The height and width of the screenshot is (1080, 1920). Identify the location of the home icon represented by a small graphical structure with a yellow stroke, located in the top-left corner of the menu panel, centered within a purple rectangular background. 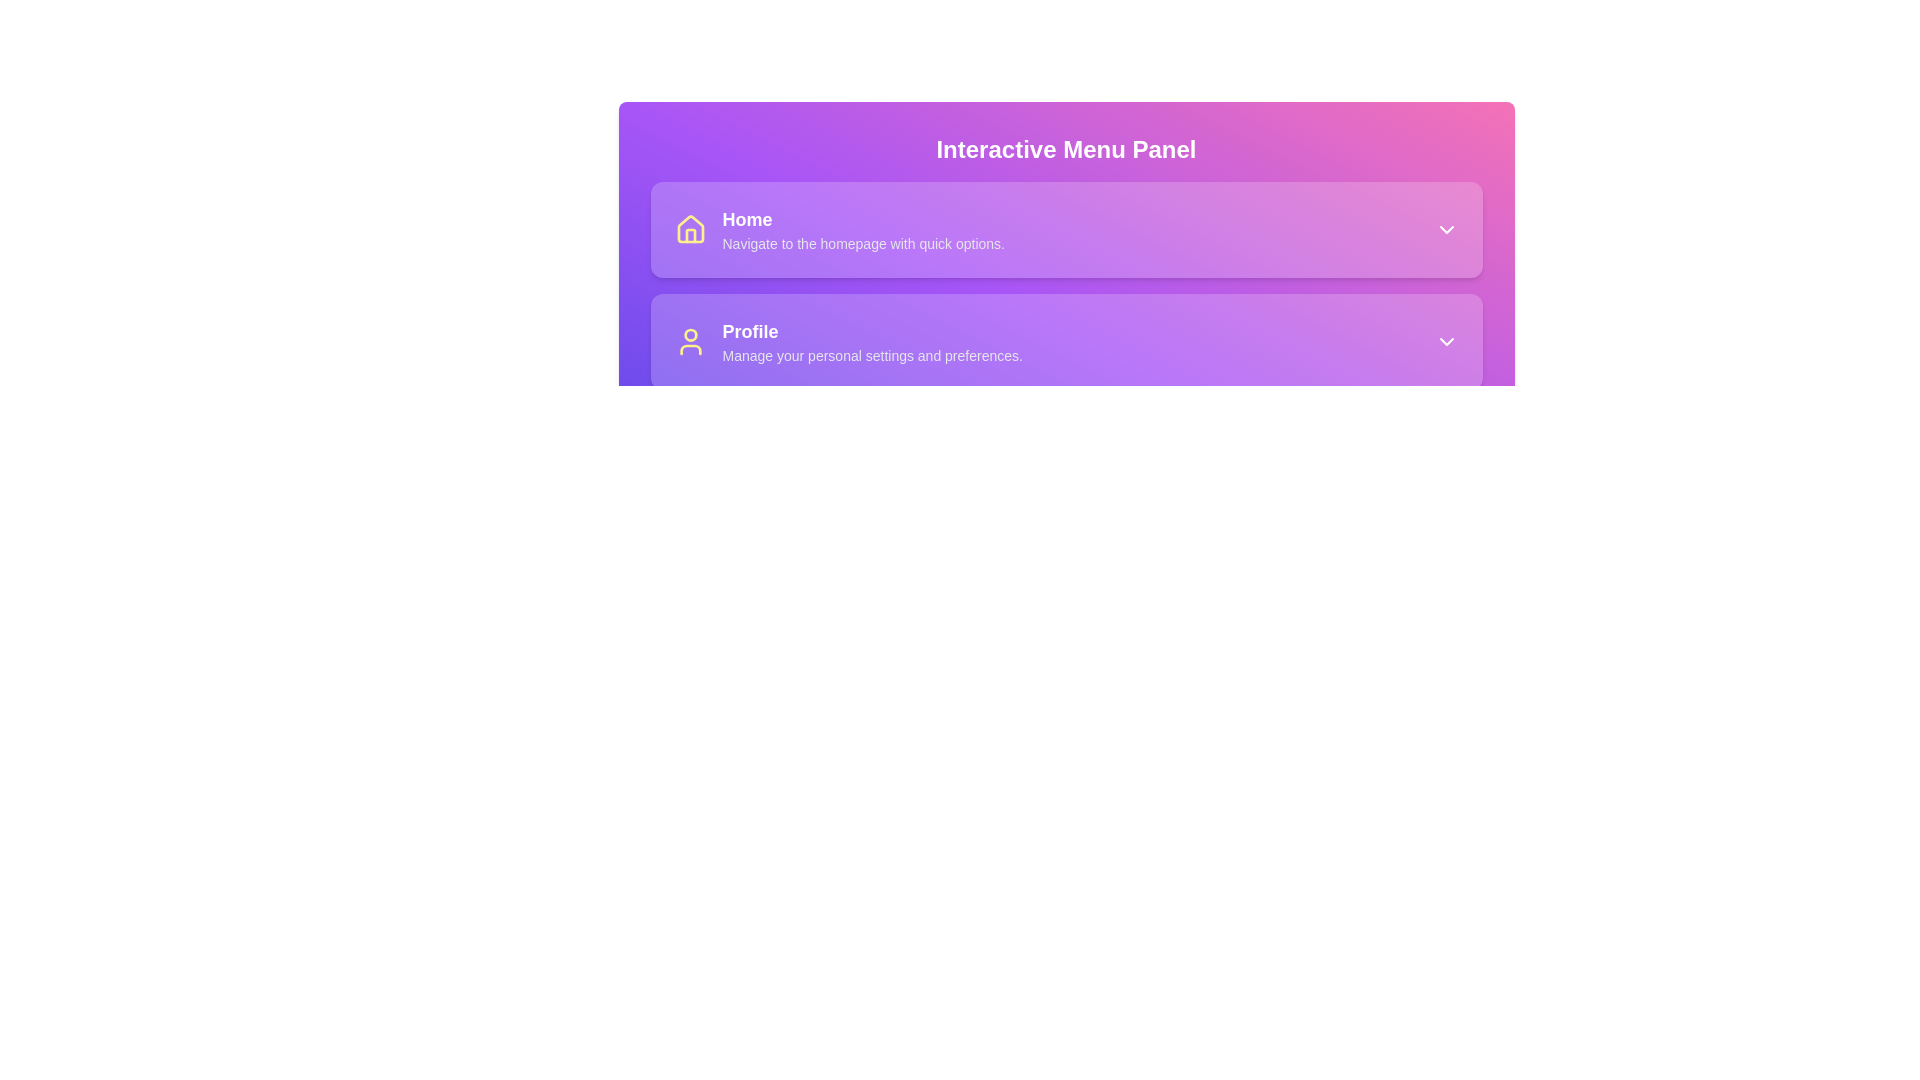
(690, 234).